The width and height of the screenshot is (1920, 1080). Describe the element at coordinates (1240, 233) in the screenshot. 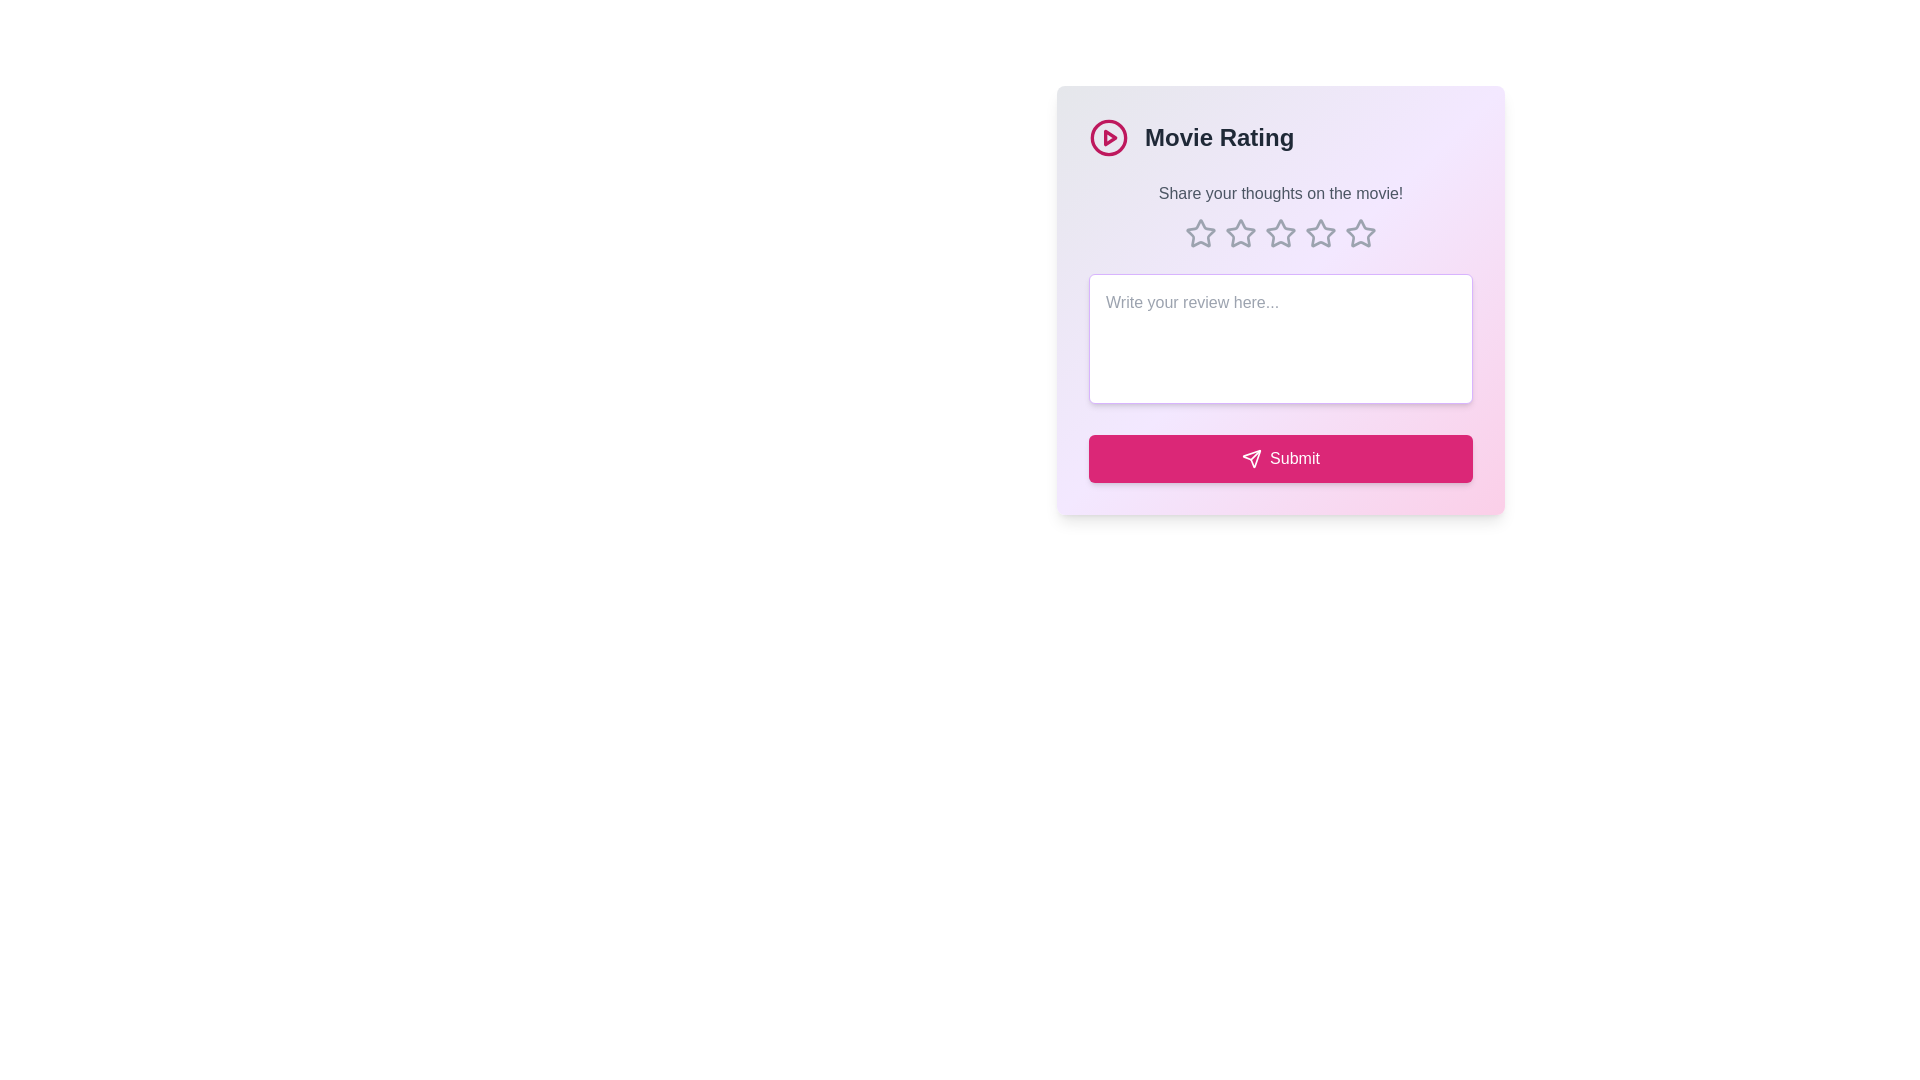

I see `the third star icon in the rating section` at that location.